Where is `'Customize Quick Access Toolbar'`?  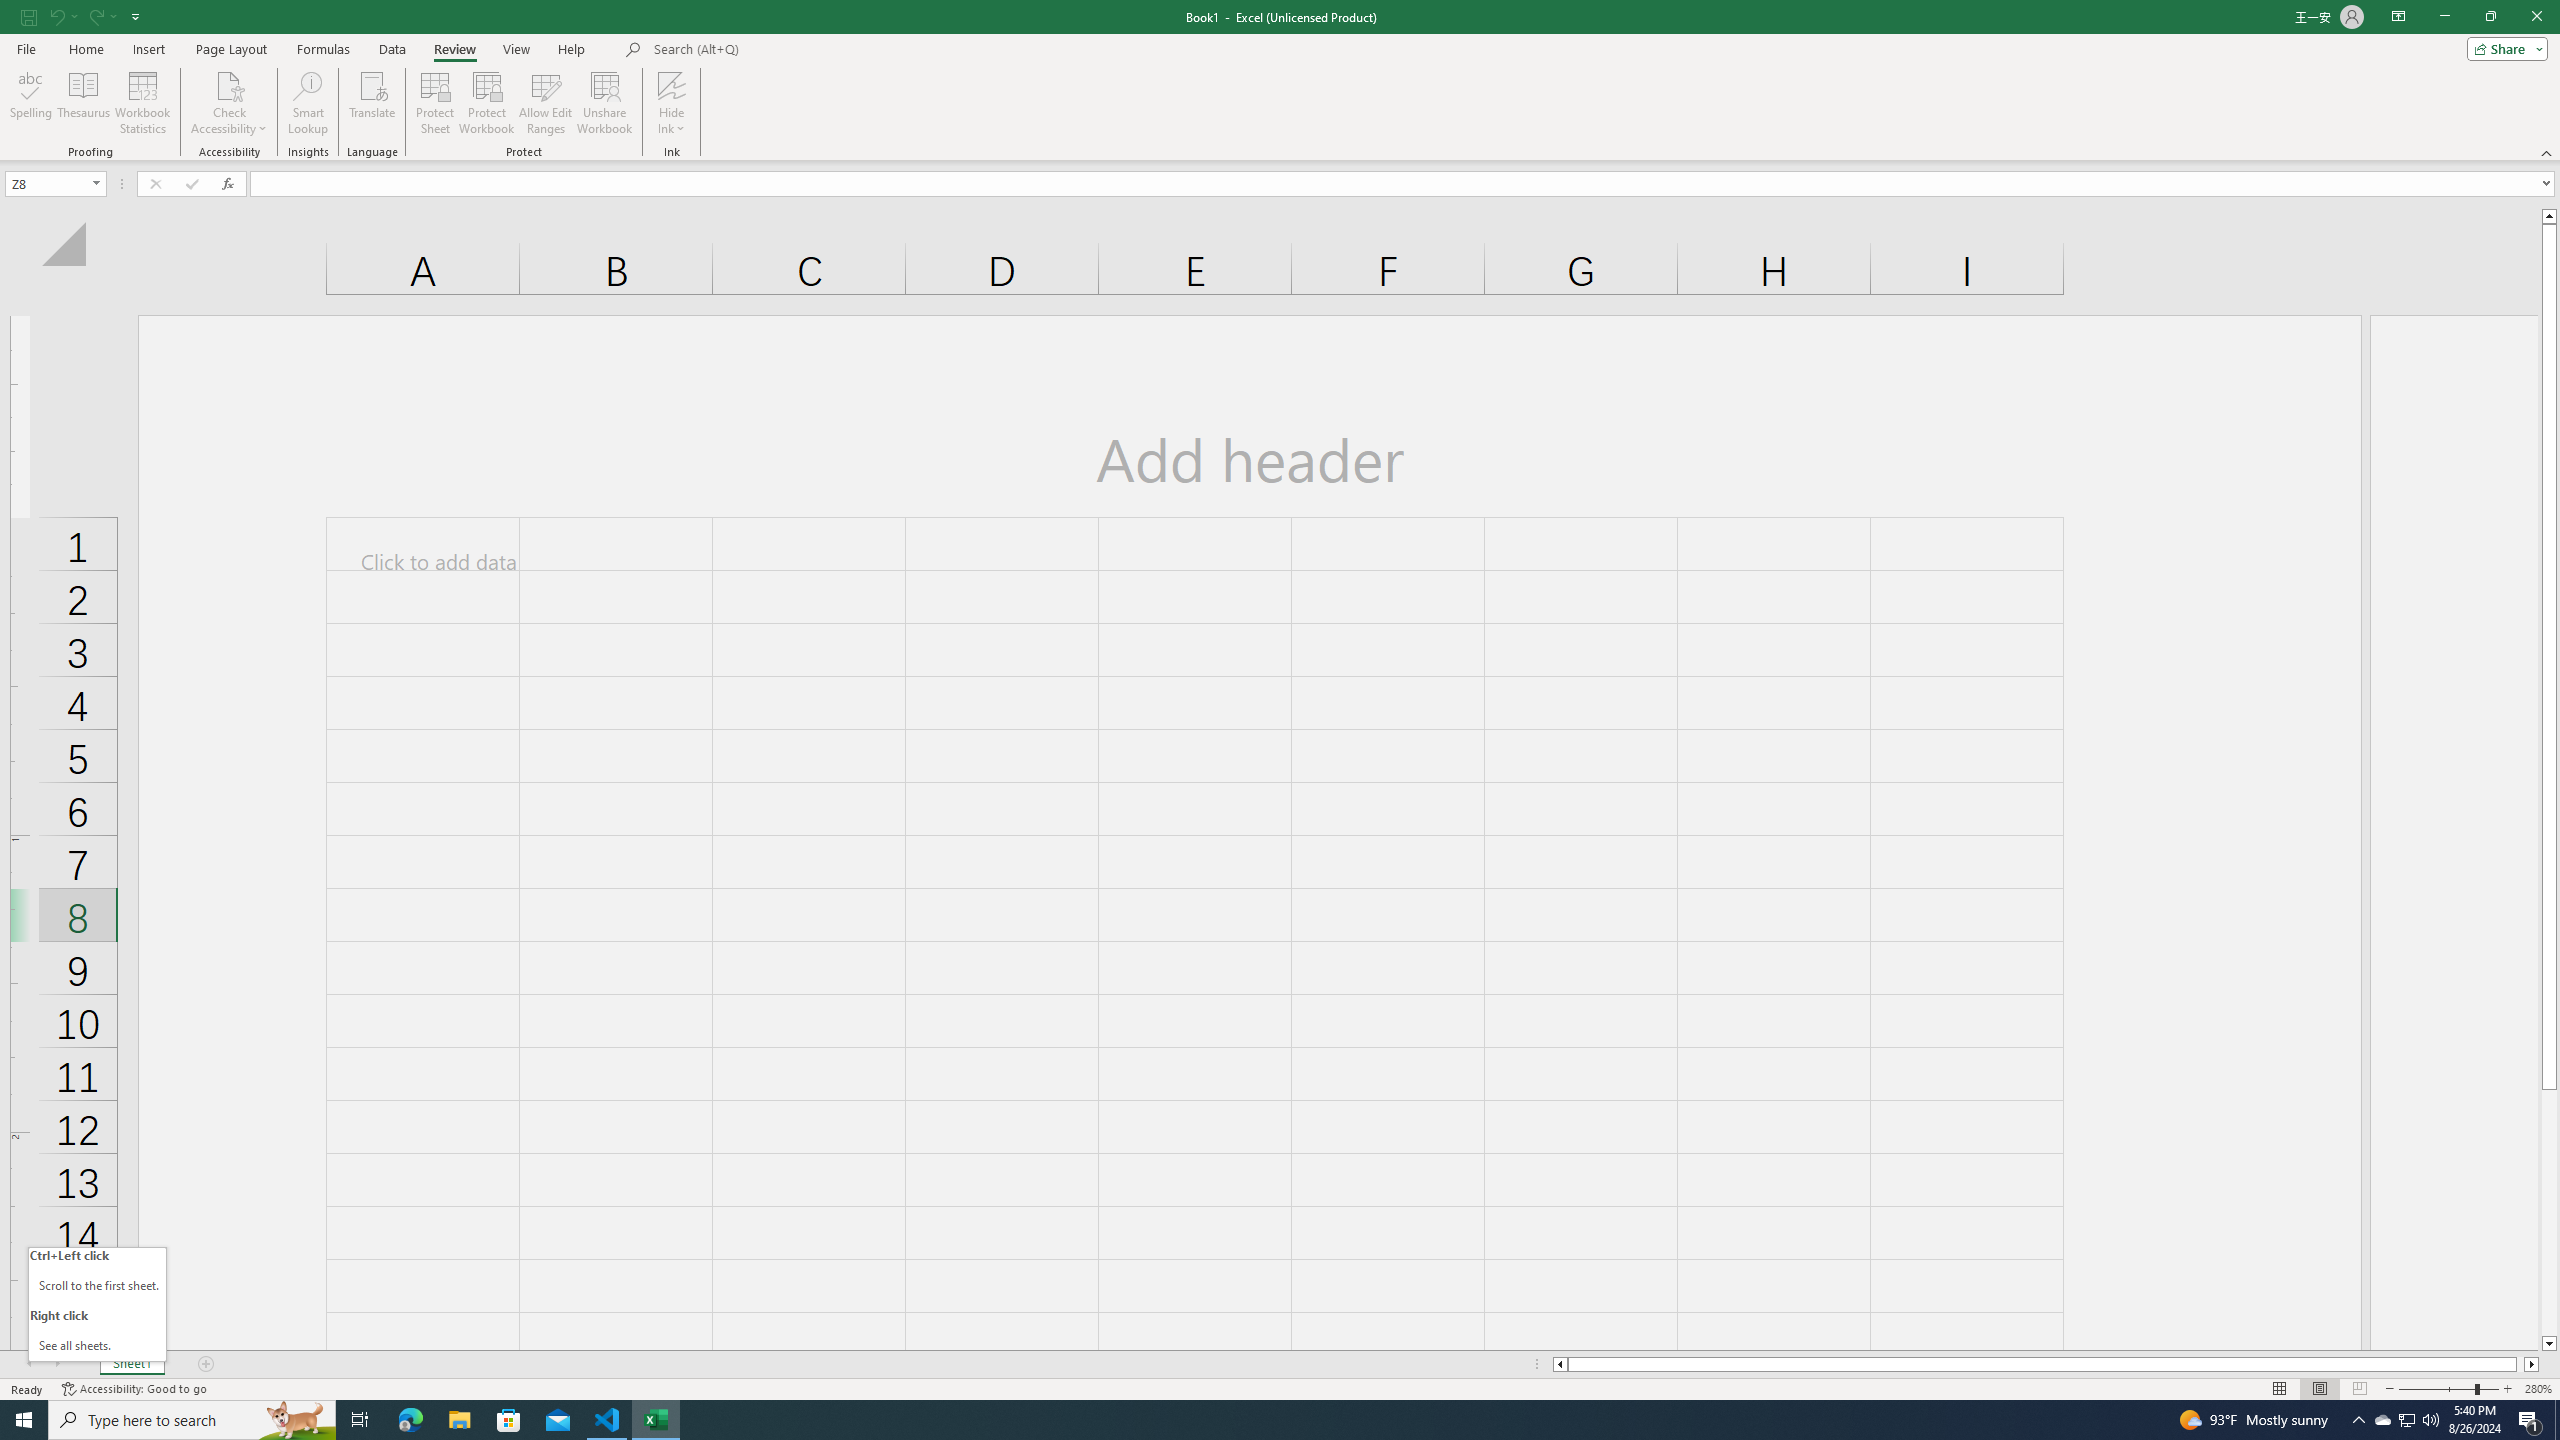
'Customize Quick Access Toolbar' is located at coordinates (135, 15).